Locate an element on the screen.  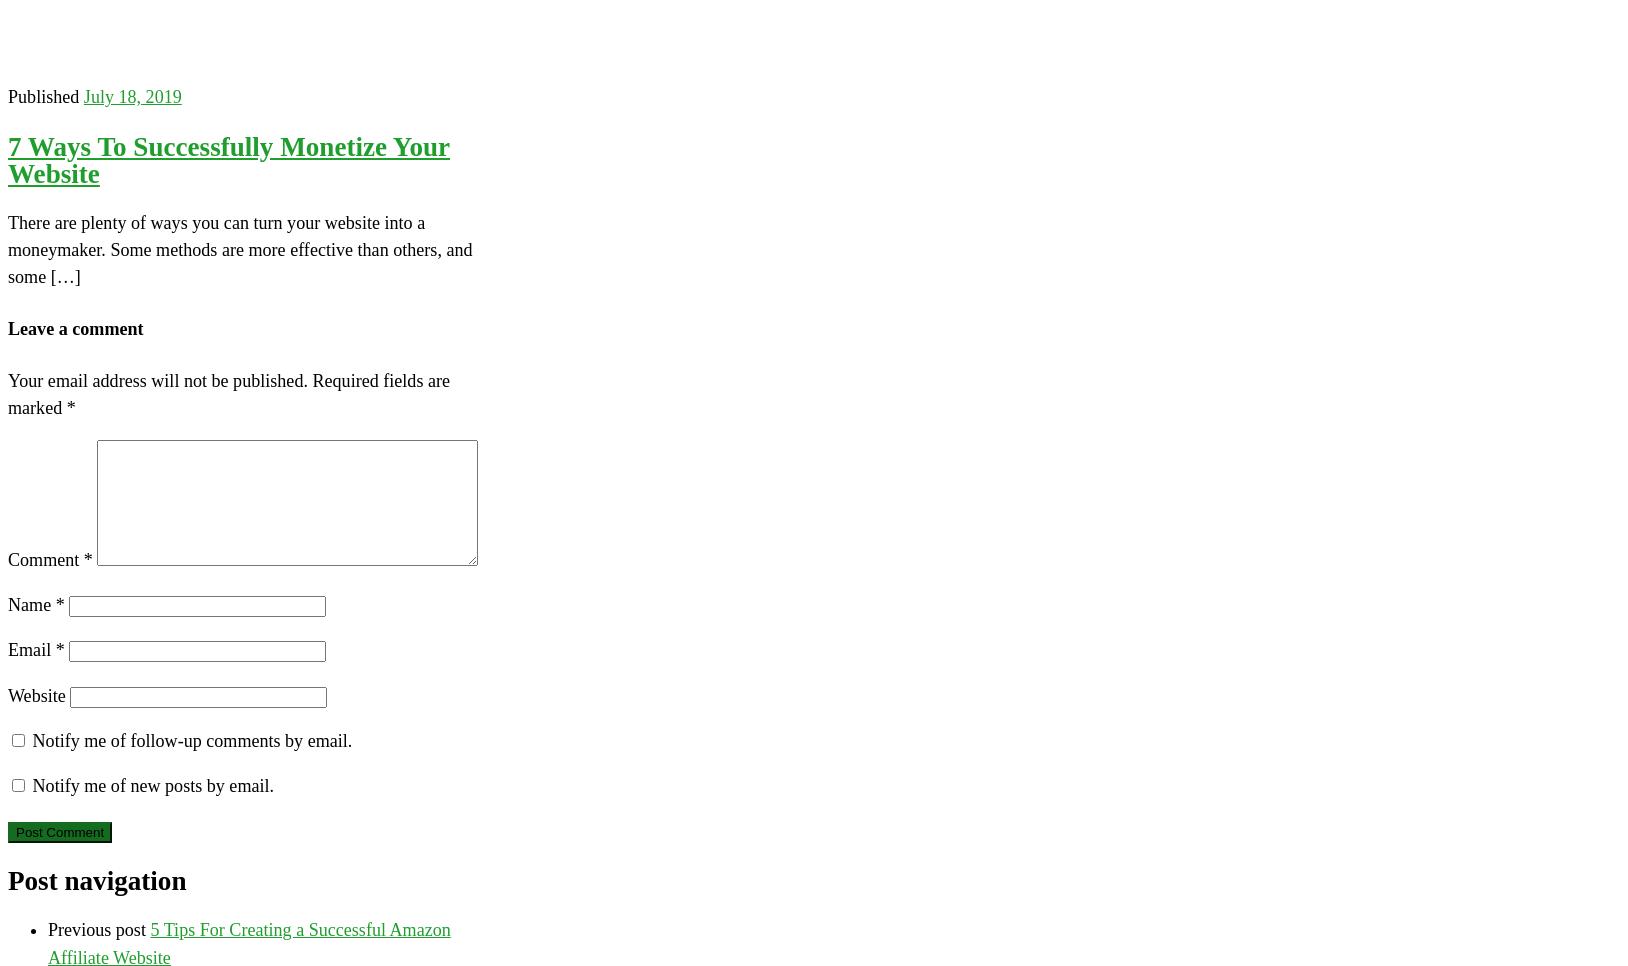
'Your email address will not be published.' is located at coordinates (156, 380).